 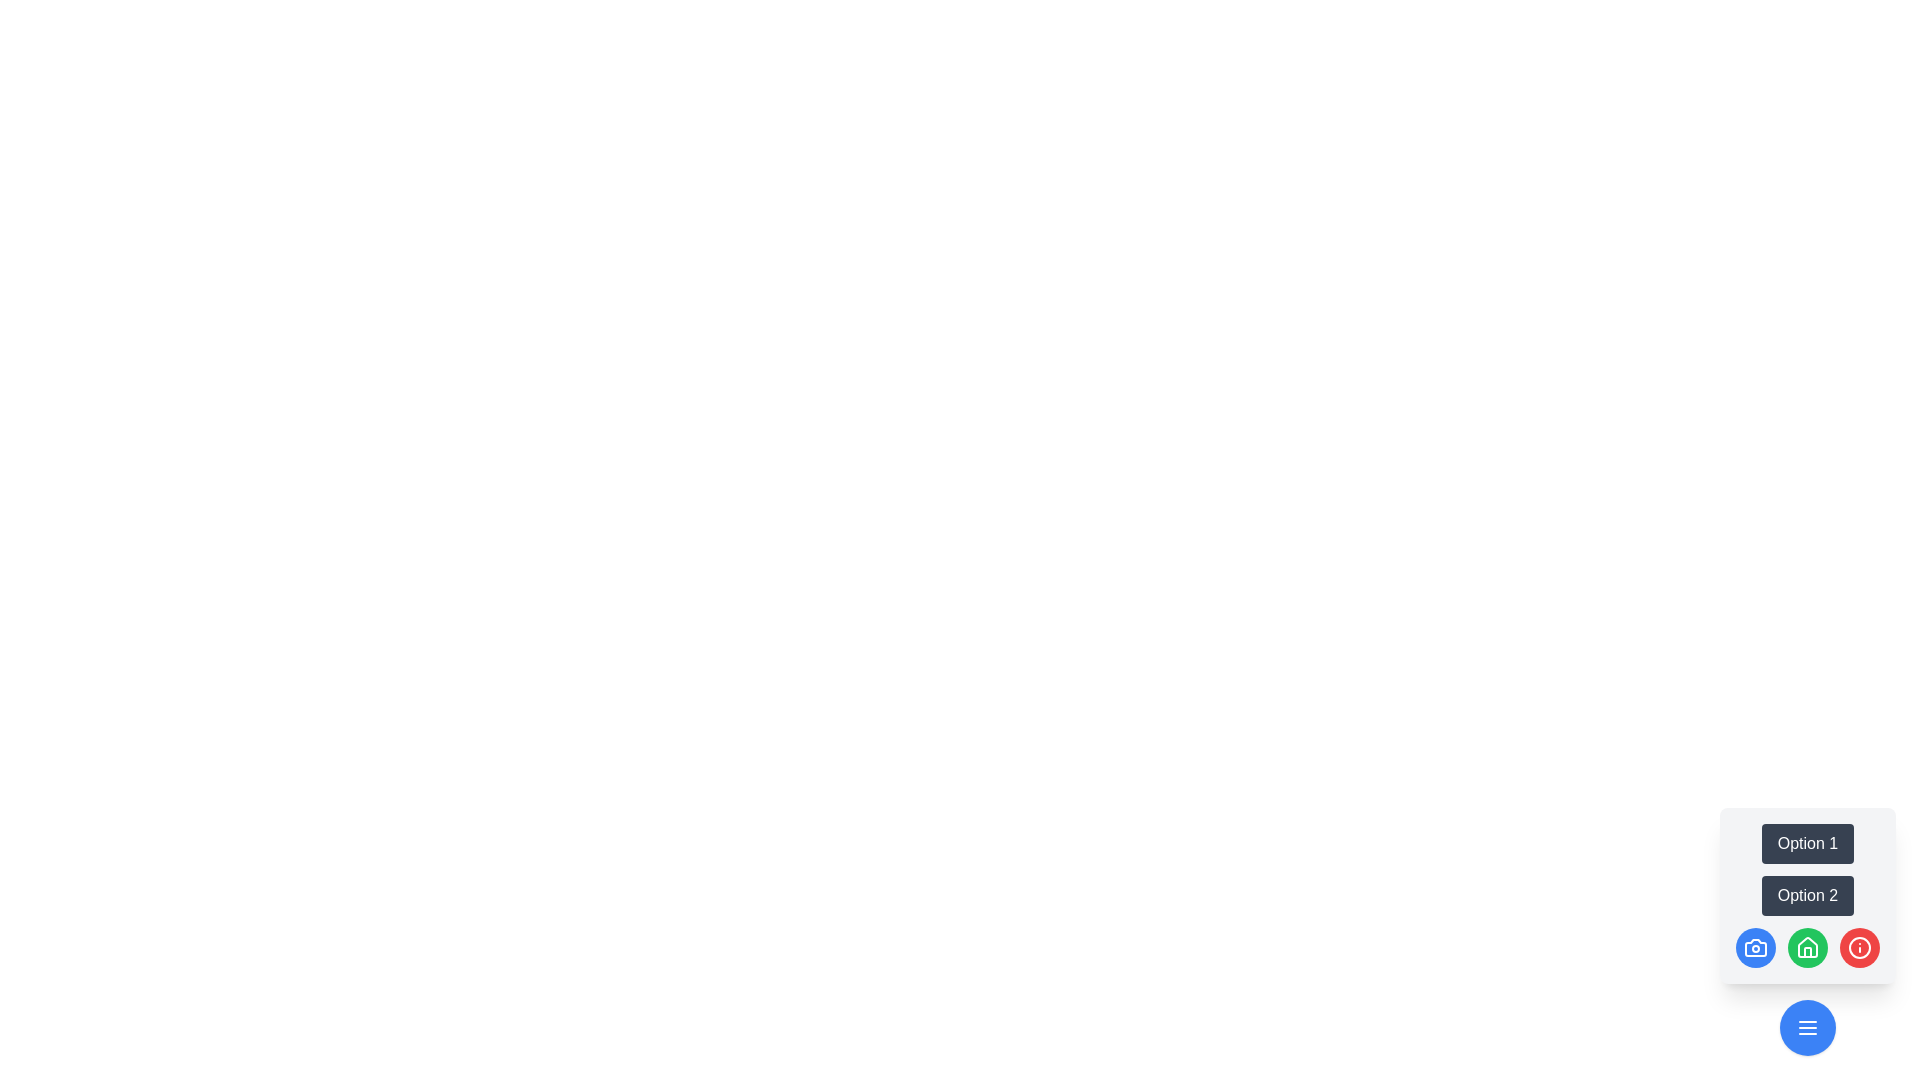 What do you see at coordinates (1808, 1028) in the screenshot?
I see `the circular blue button located at the bottom-right corner of the interface` at bounding box center [1808, 1028].